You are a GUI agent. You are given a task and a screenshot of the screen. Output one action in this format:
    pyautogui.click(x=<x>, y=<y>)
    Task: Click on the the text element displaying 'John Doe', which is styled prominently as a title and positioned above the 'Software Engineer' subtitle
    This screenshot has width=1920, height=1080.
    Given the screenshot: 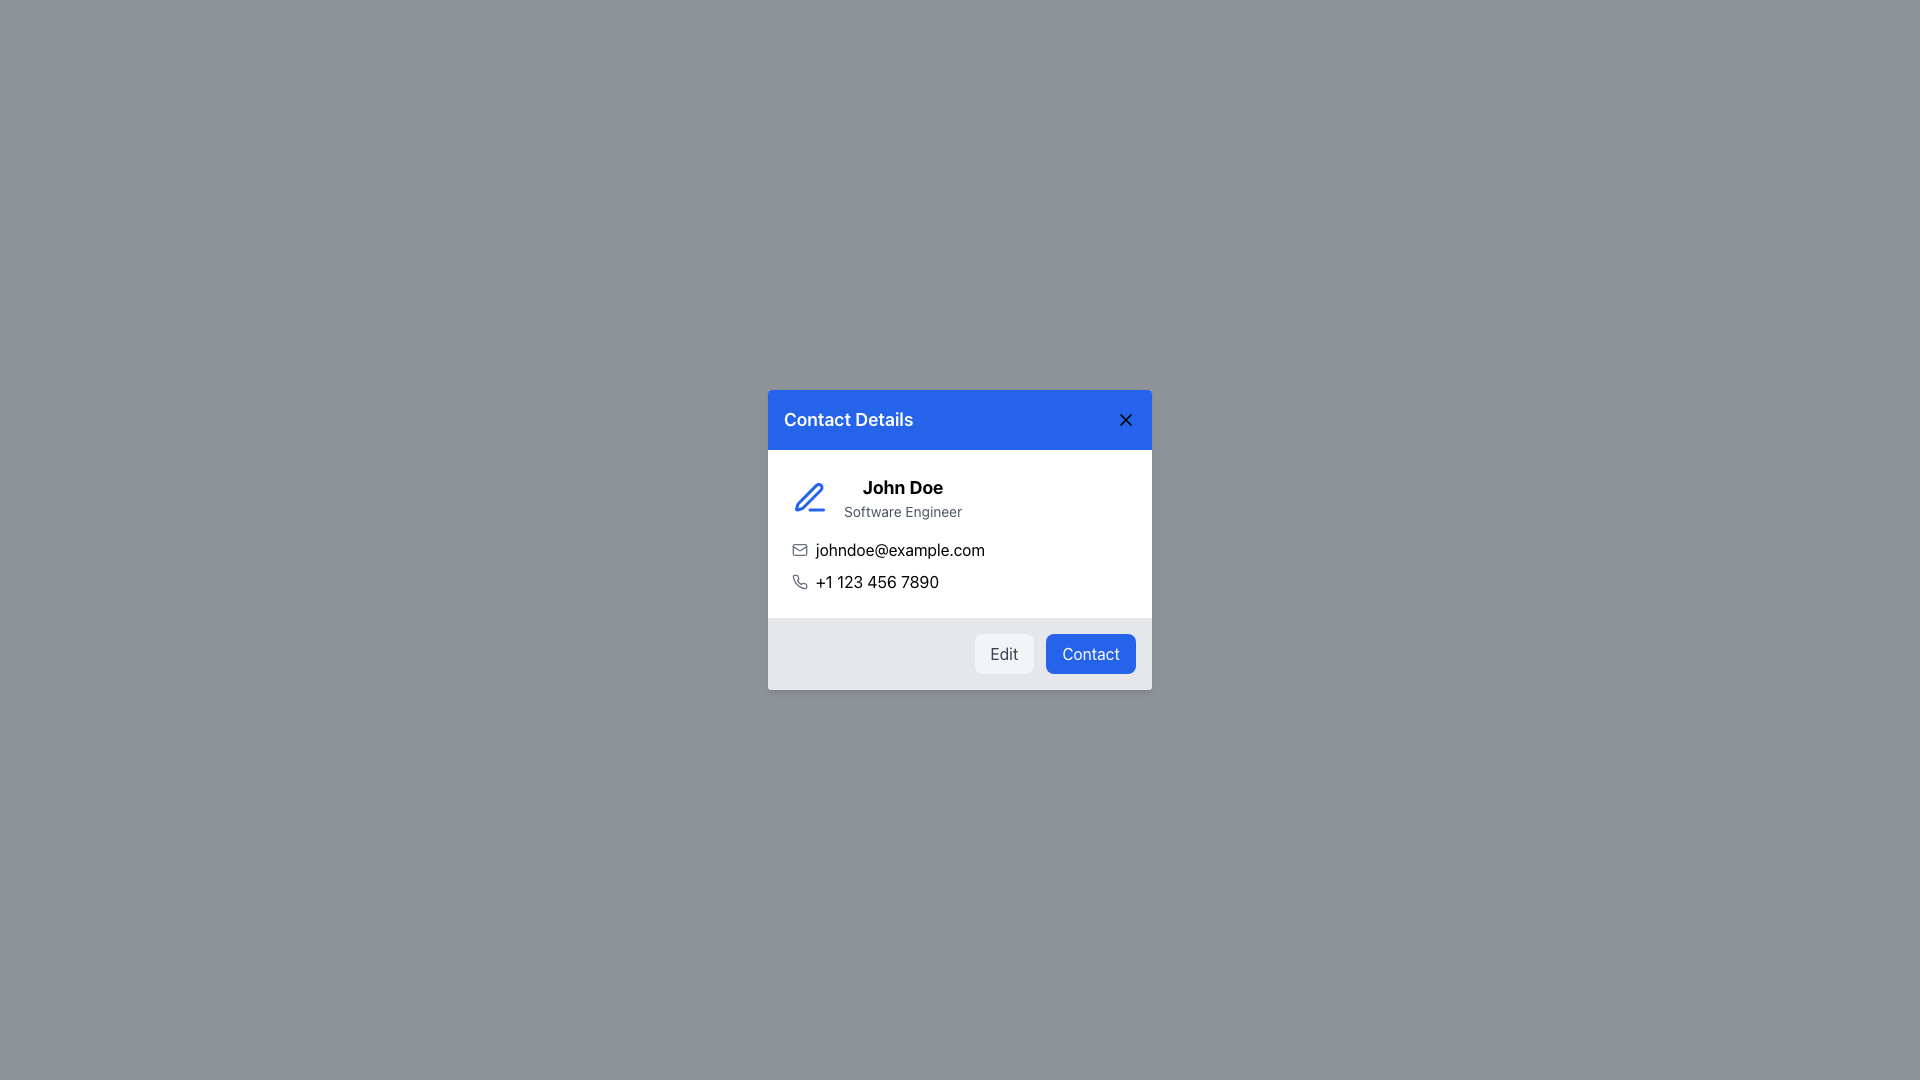 What is the action you would take?
    pyautogui.click(x=902, y=488)
    